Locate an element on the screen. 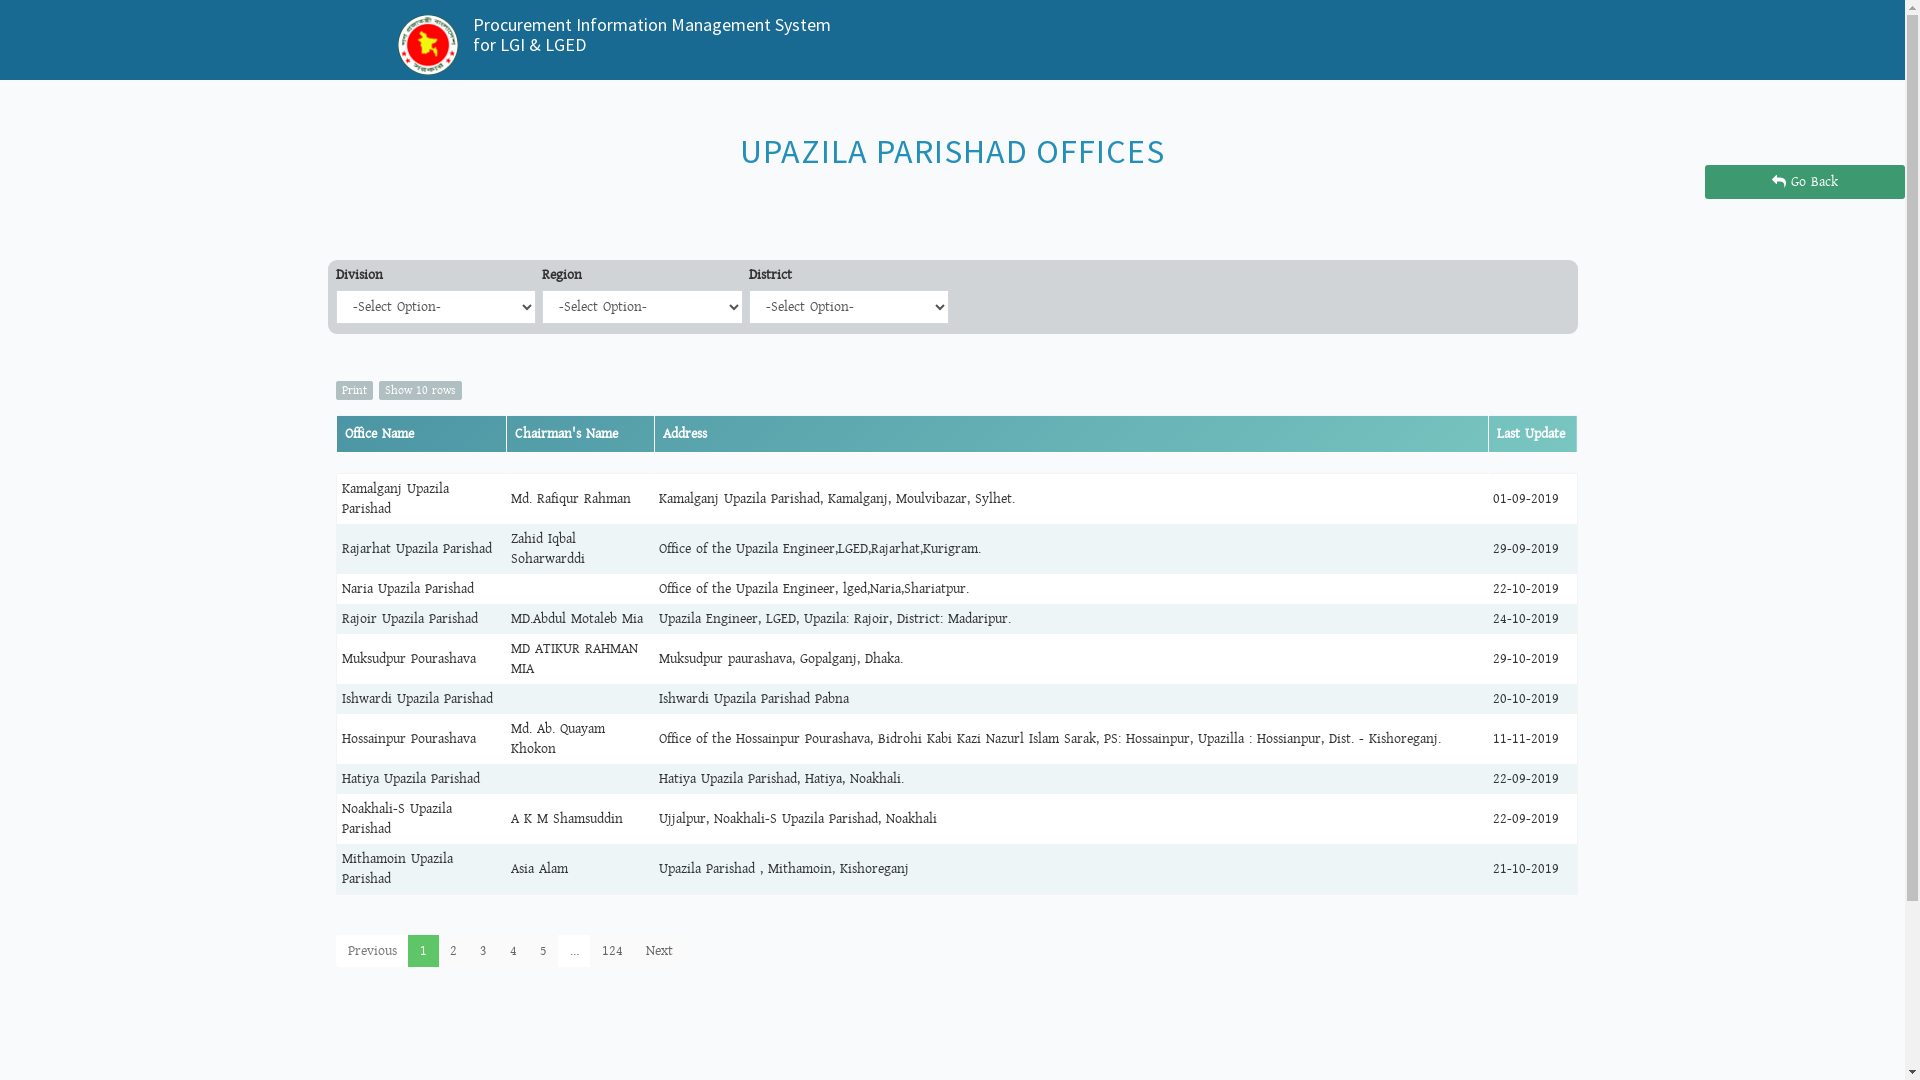 This screenshot has height=1080, width=1920. 'Show 10 rows' is located at coordinates (418, 390).